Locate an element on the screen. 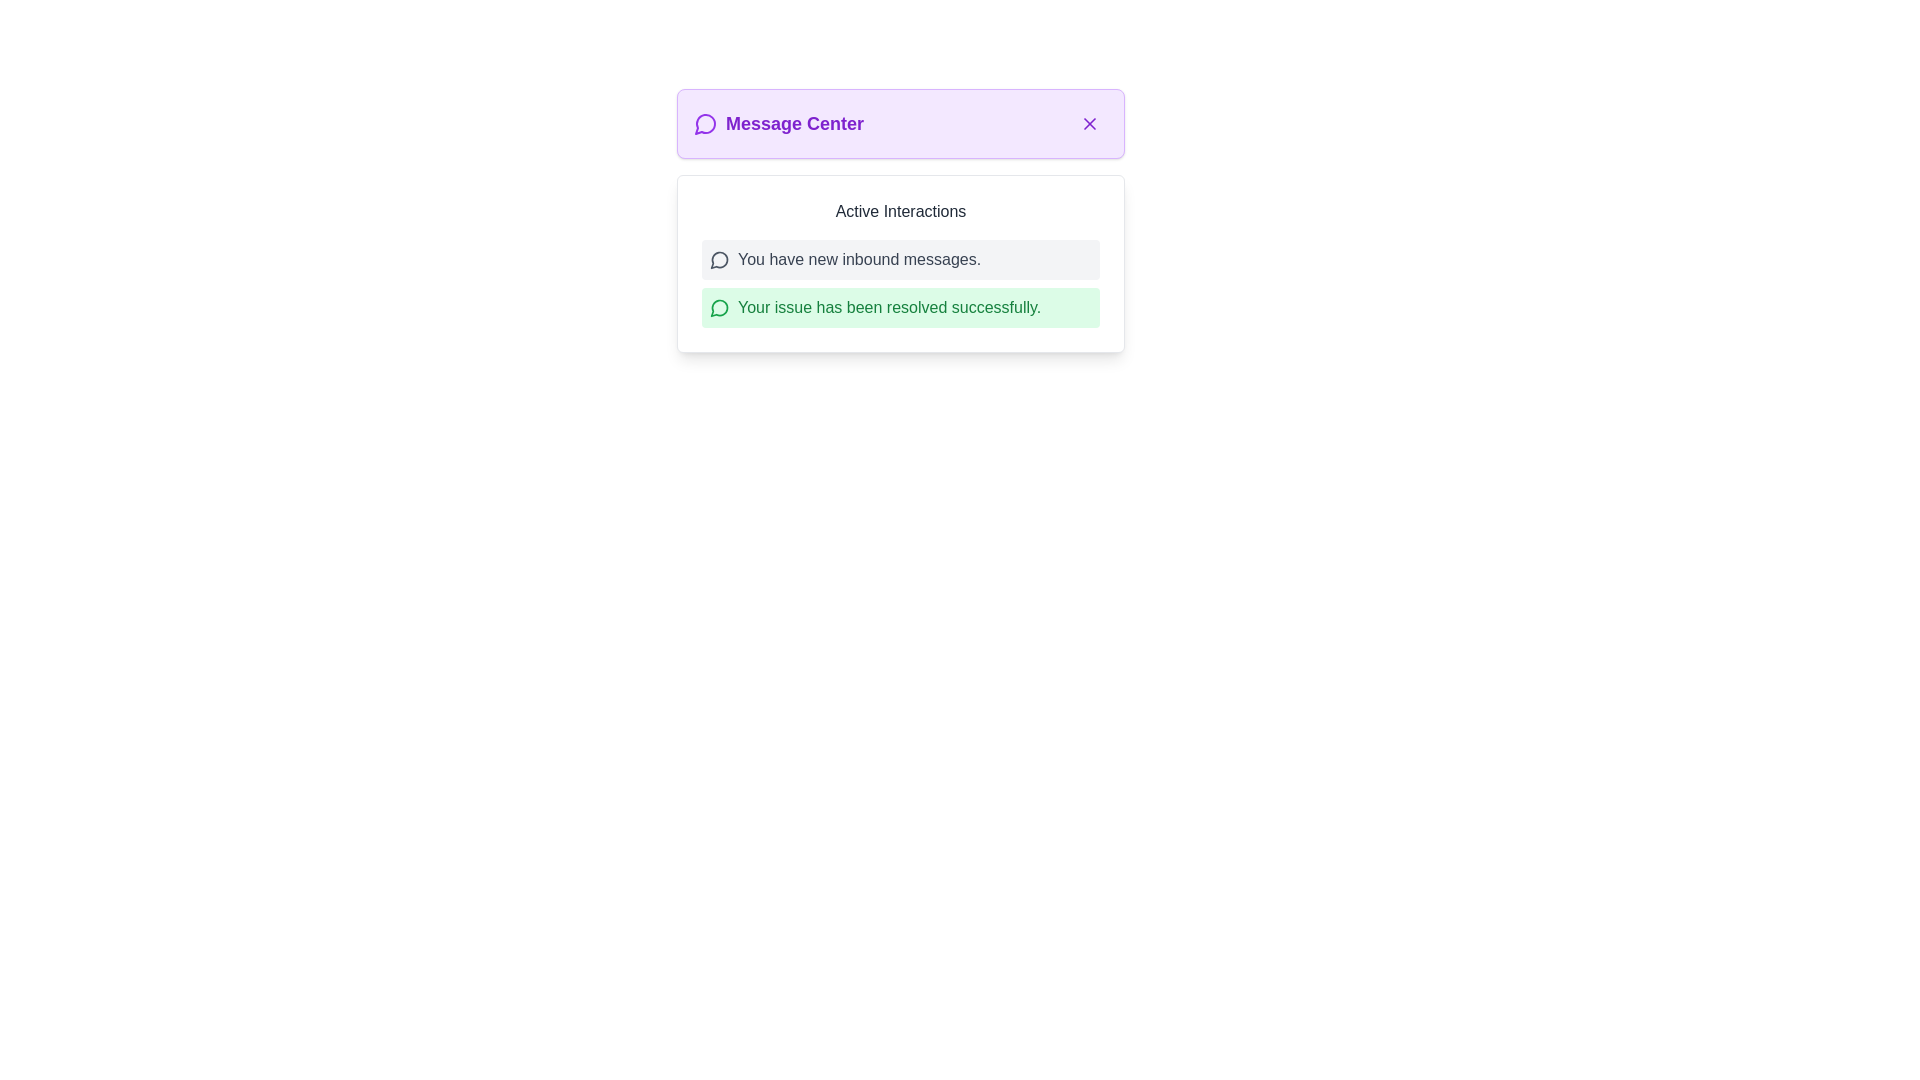 This screenshot has width=1920, height=1080. the circular icon with a gray outline and speech bubble shape, which is located immediately to the left of the text 'You have new inbound messages.' is located at coordinates (720, 258).